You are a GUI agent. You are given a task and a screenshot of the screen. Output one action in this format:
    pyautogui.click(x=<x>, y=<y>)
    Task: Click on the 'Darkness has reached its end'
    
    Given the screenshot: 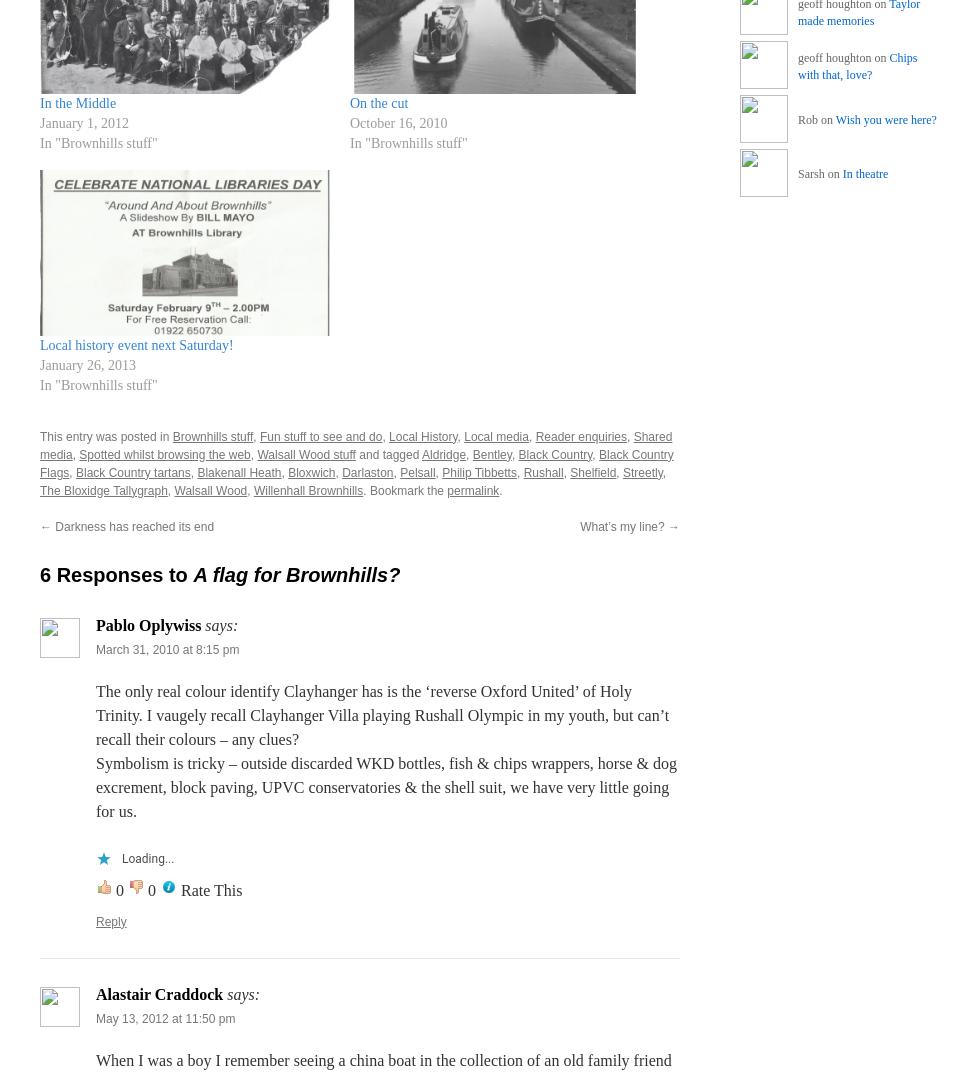 What is the action you would take?
    pyautogui.click(x=52, y=526)
    